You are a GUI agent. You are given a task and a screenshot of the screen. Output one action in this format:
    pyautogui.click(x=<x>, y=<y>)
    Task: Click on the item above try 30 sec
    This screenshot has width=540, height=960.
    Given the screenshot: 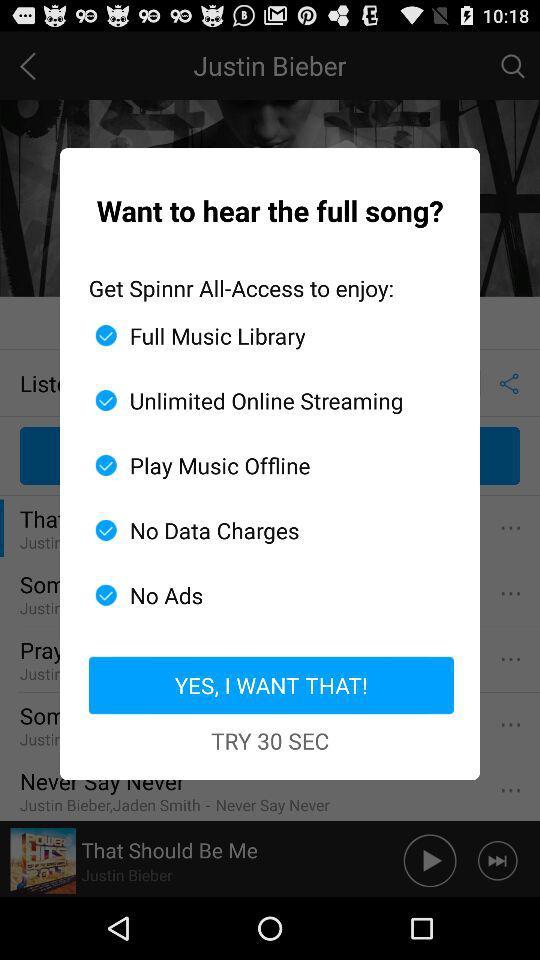 What is the action you would take?
    pyautogui.click(x=270, y=685)
    